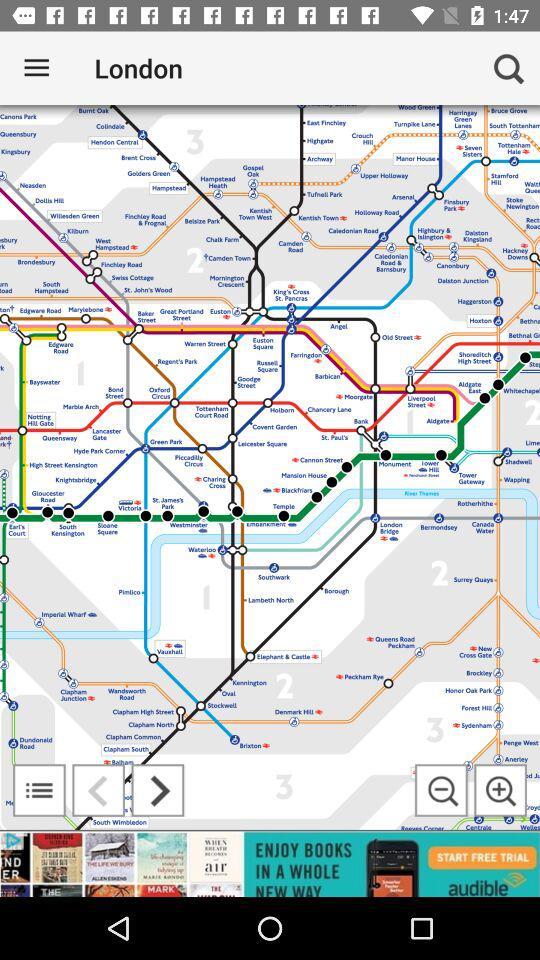 This screenshot has height=960, width=540. I want to click on go back, so click(97, 790).